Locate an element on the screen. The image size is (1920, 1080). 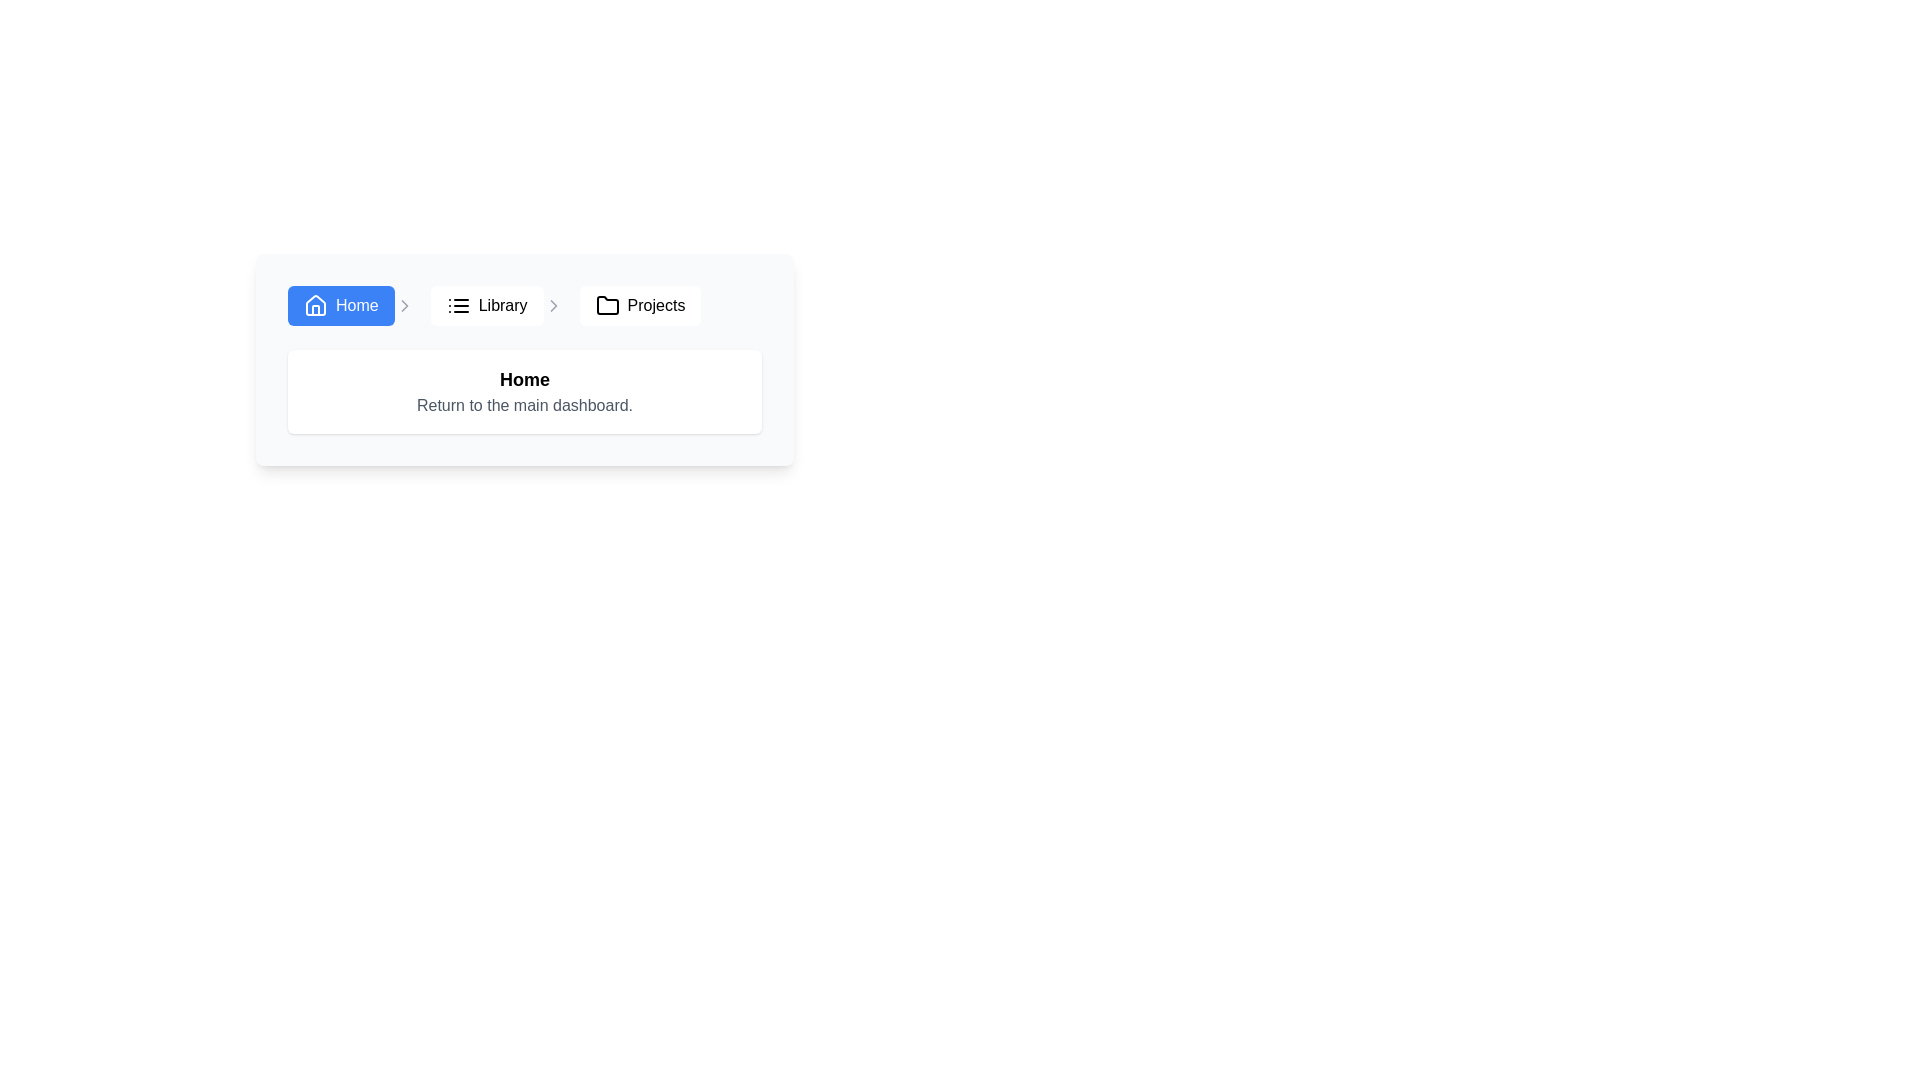
the text label displaying 'Return to the main dashboard.' which is located below the bold header 'Home' is located at coordinates (524, 405).